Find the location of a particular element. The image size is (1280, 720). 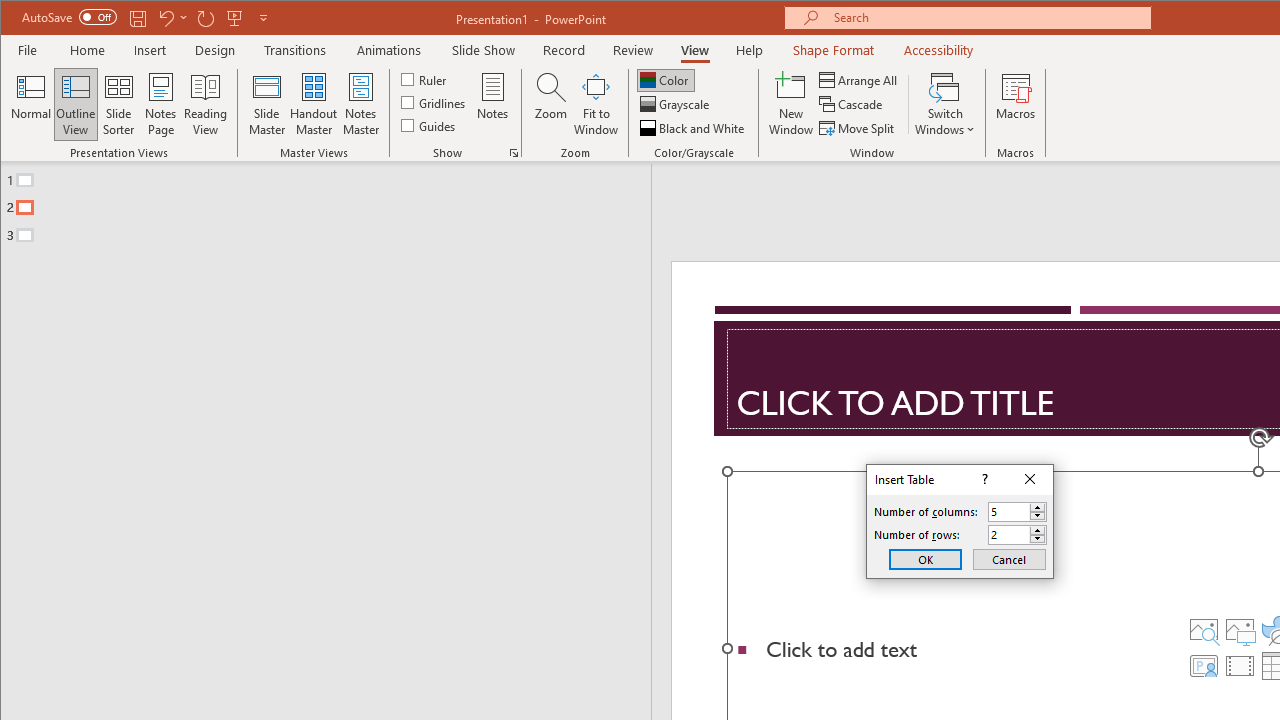

'Ruler' is located at coordinates (424, 78).